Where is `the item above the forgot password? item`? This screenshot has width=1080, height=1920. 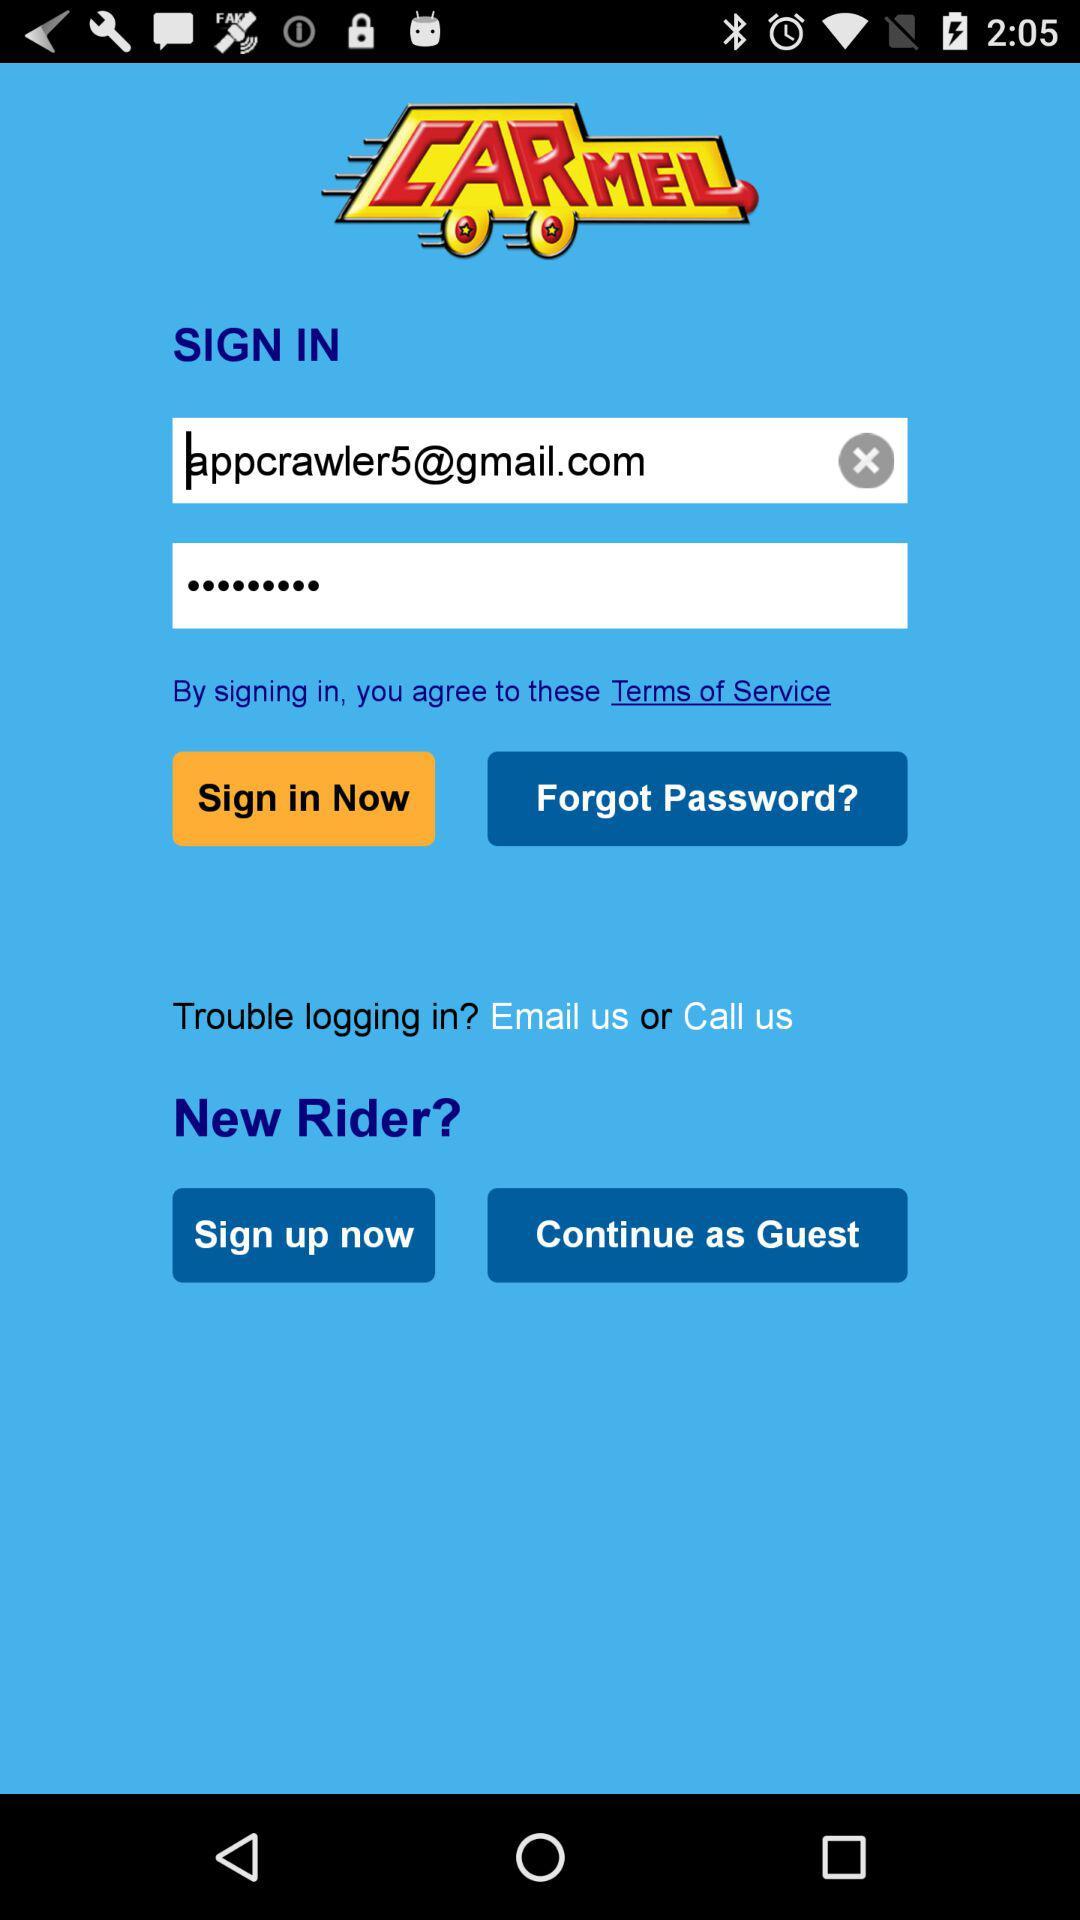 the item above the forgot password? item is located at coordinates (721, 690).